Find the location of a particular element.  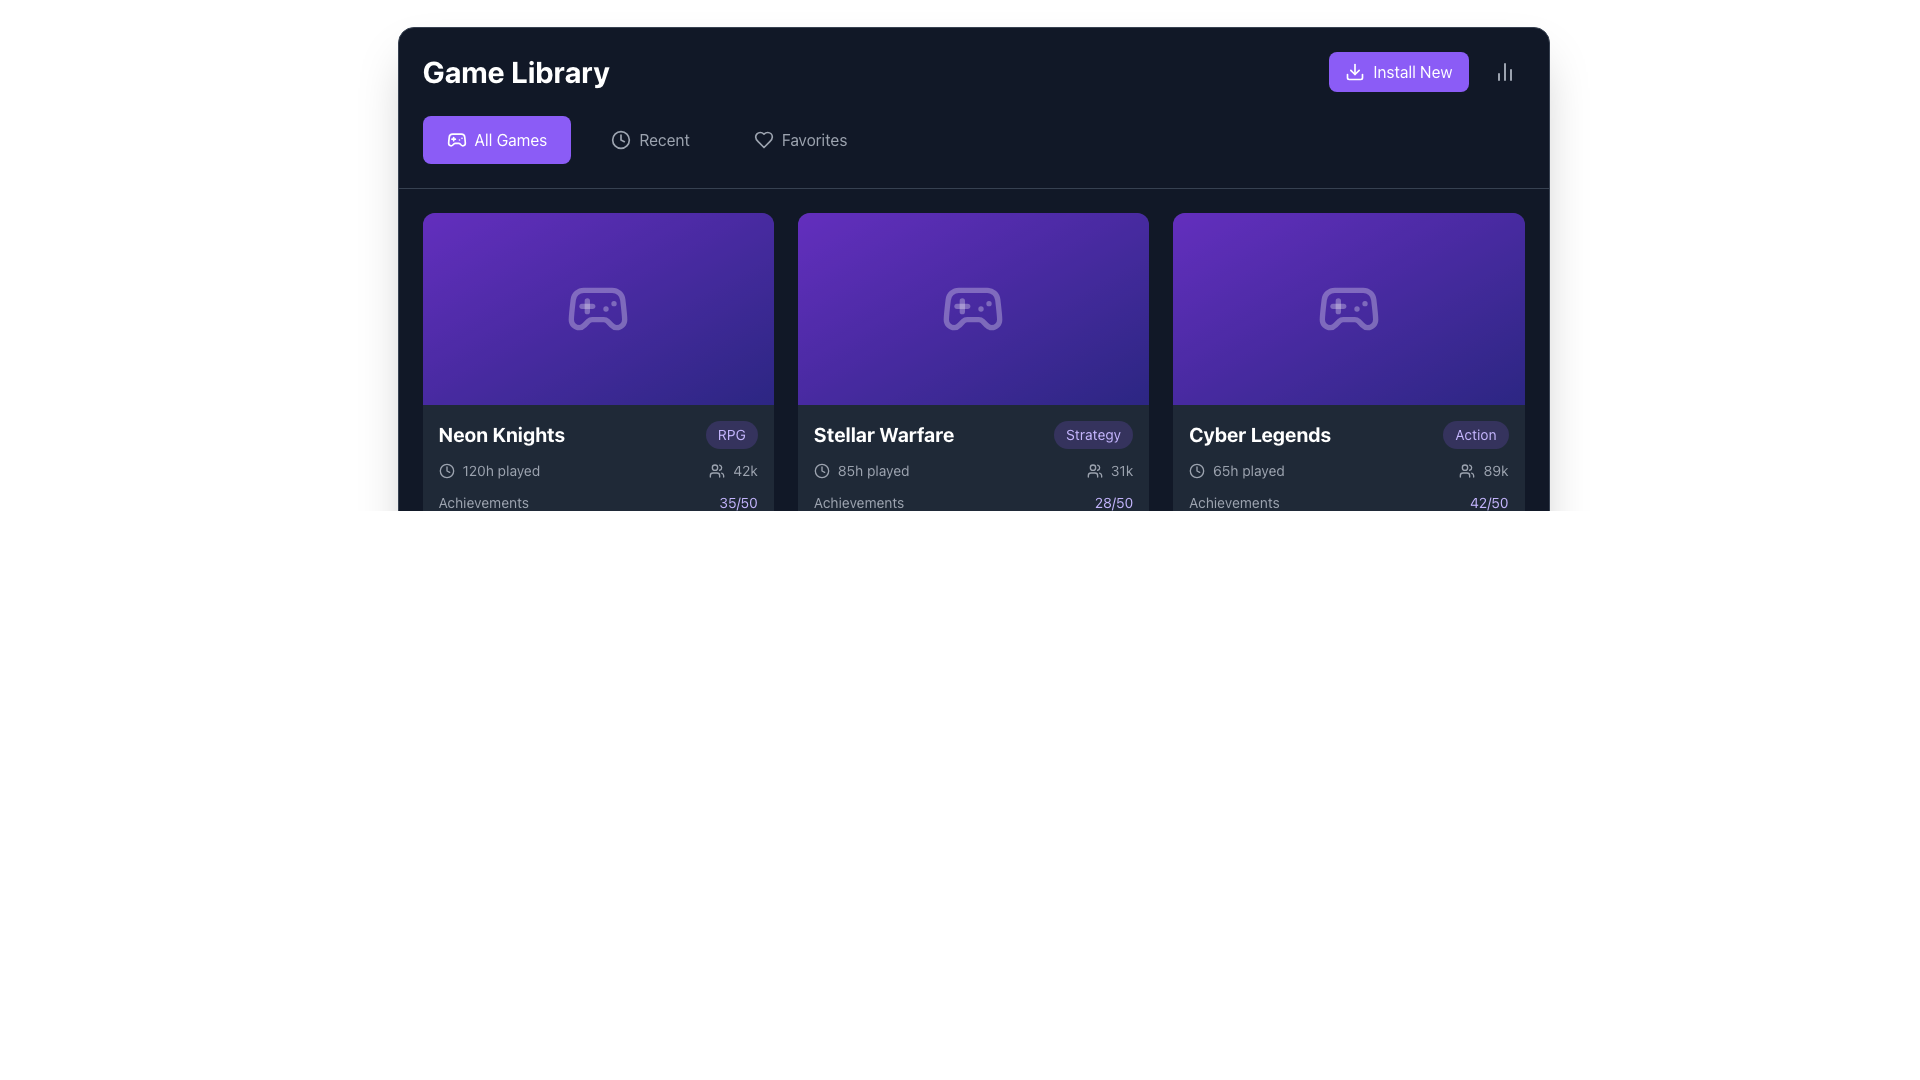

the 'Achievements' text display element, which shows '42/50' in violet color, located in the rightmost column of the 'Cyber Legends' game card, near the bottom, above a progress bar is located at coordinates (1348, 501).